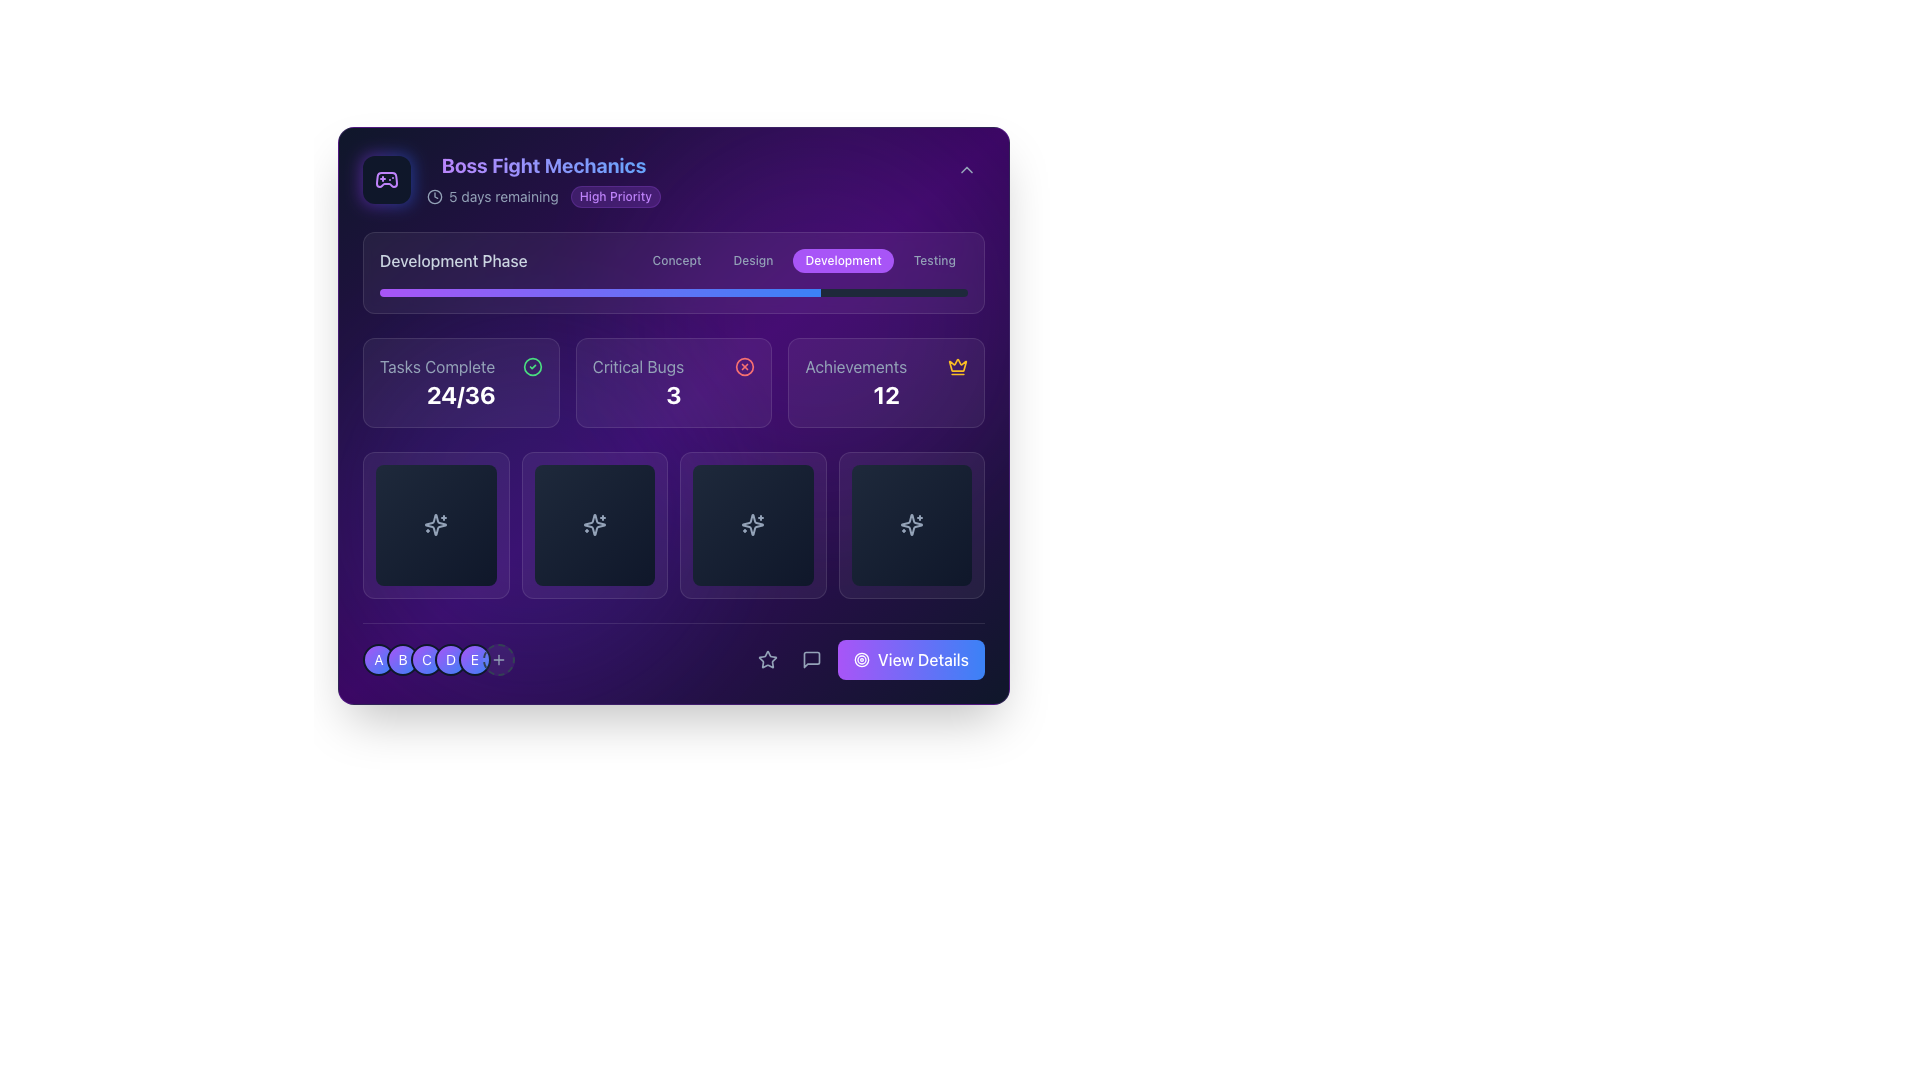 Image resolution: width=1920 pixels, height=1080 pixels. Describe the element at coordinates (435, 524) in the screenshot. I see `the decorative or interactive icon located at the first position in the row of three clickable cards within the 'Achievements' category, below the 'Development Phase' section` at that location.